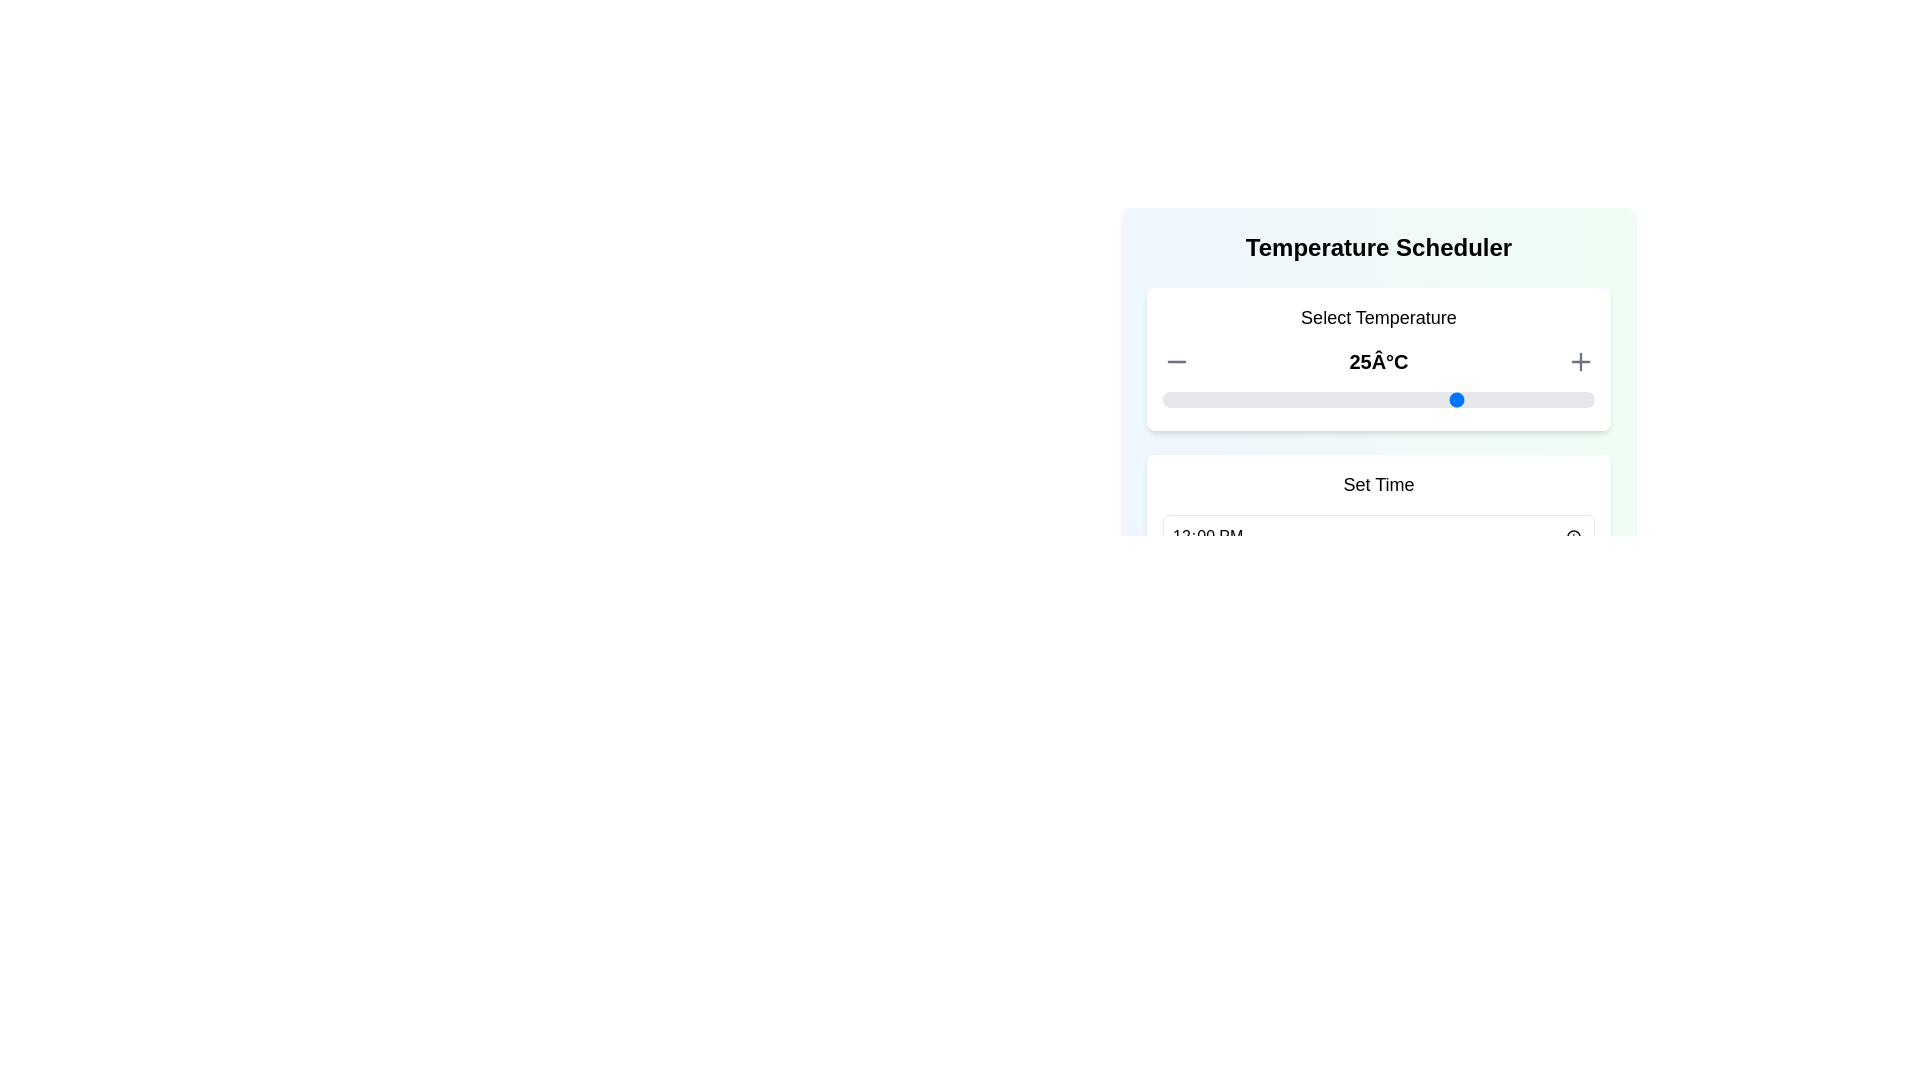 This screenshot has height=1080, width=1920. Describe the element at coordinates (1226, 400) in the screenshot. I see `the temperature slider` at that location.